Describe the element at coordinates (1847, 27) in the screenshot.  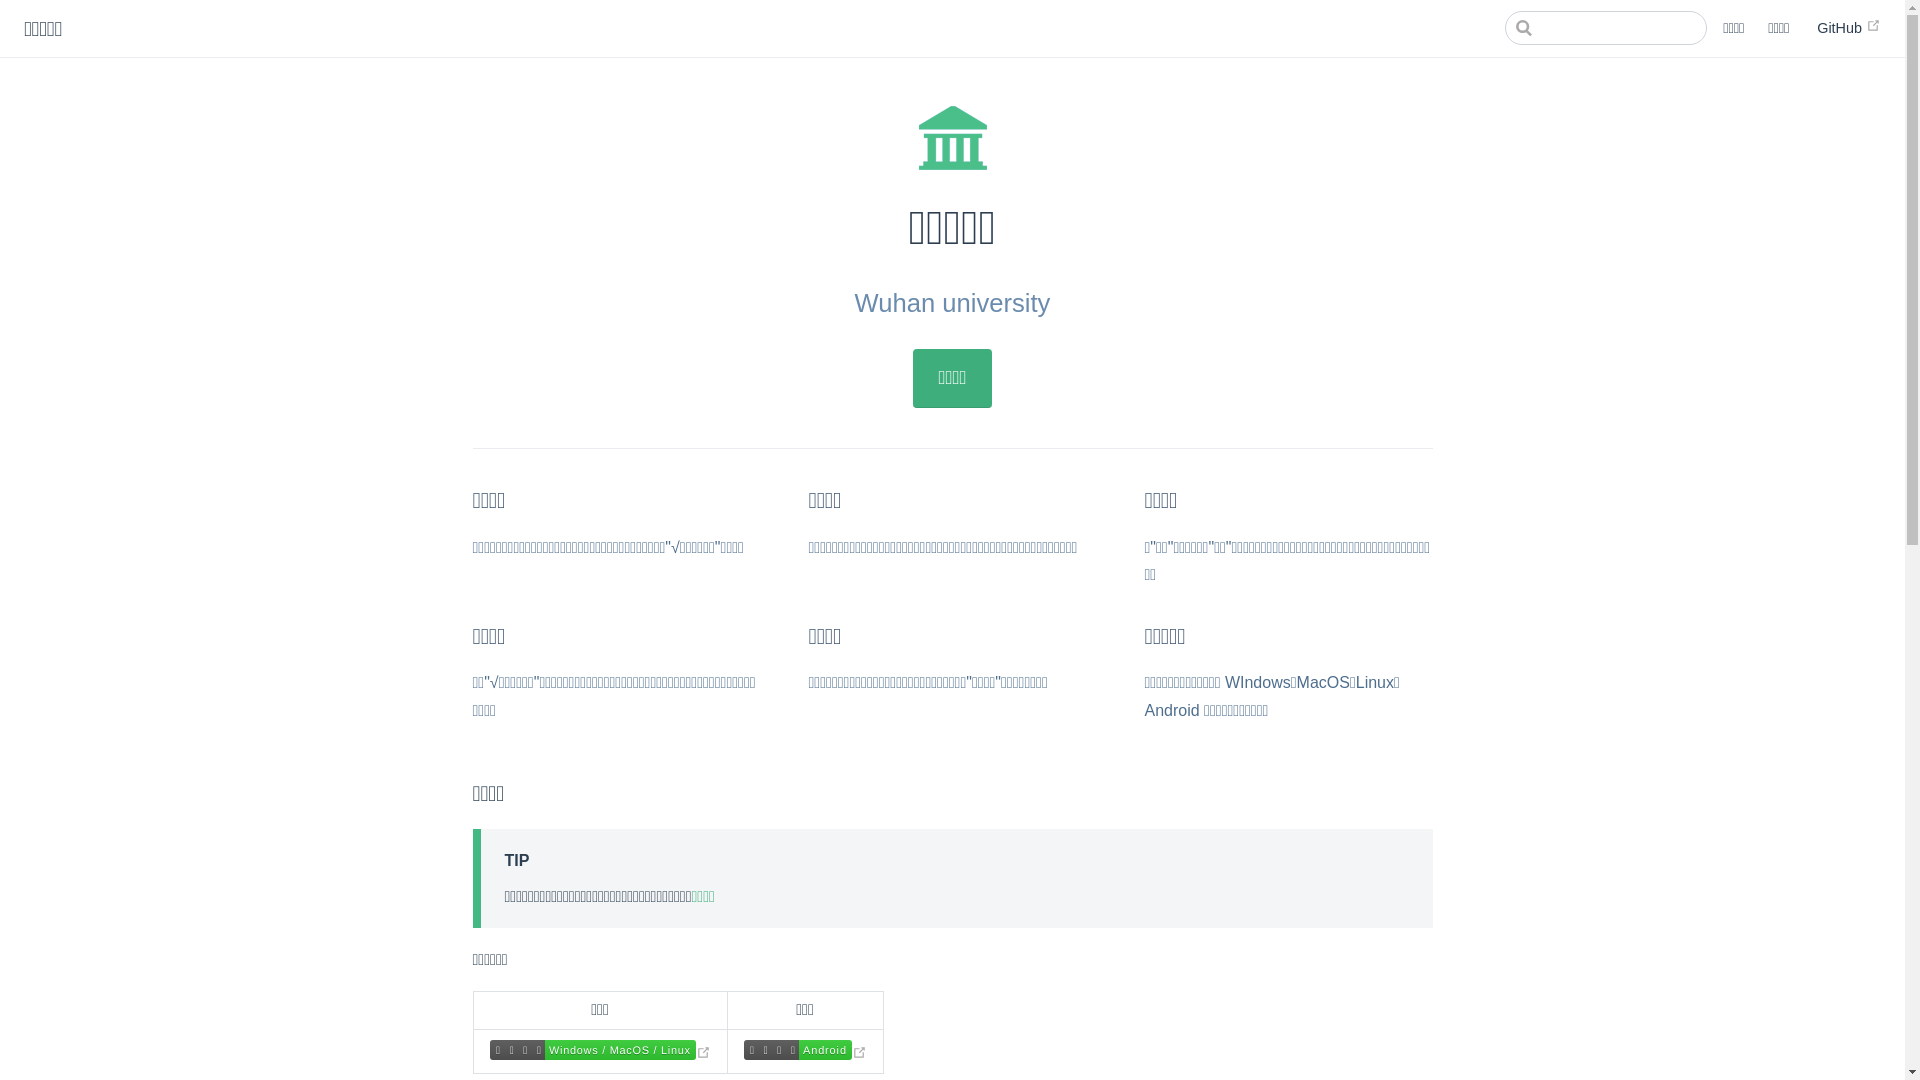
I see `'GitHub'` at that location.